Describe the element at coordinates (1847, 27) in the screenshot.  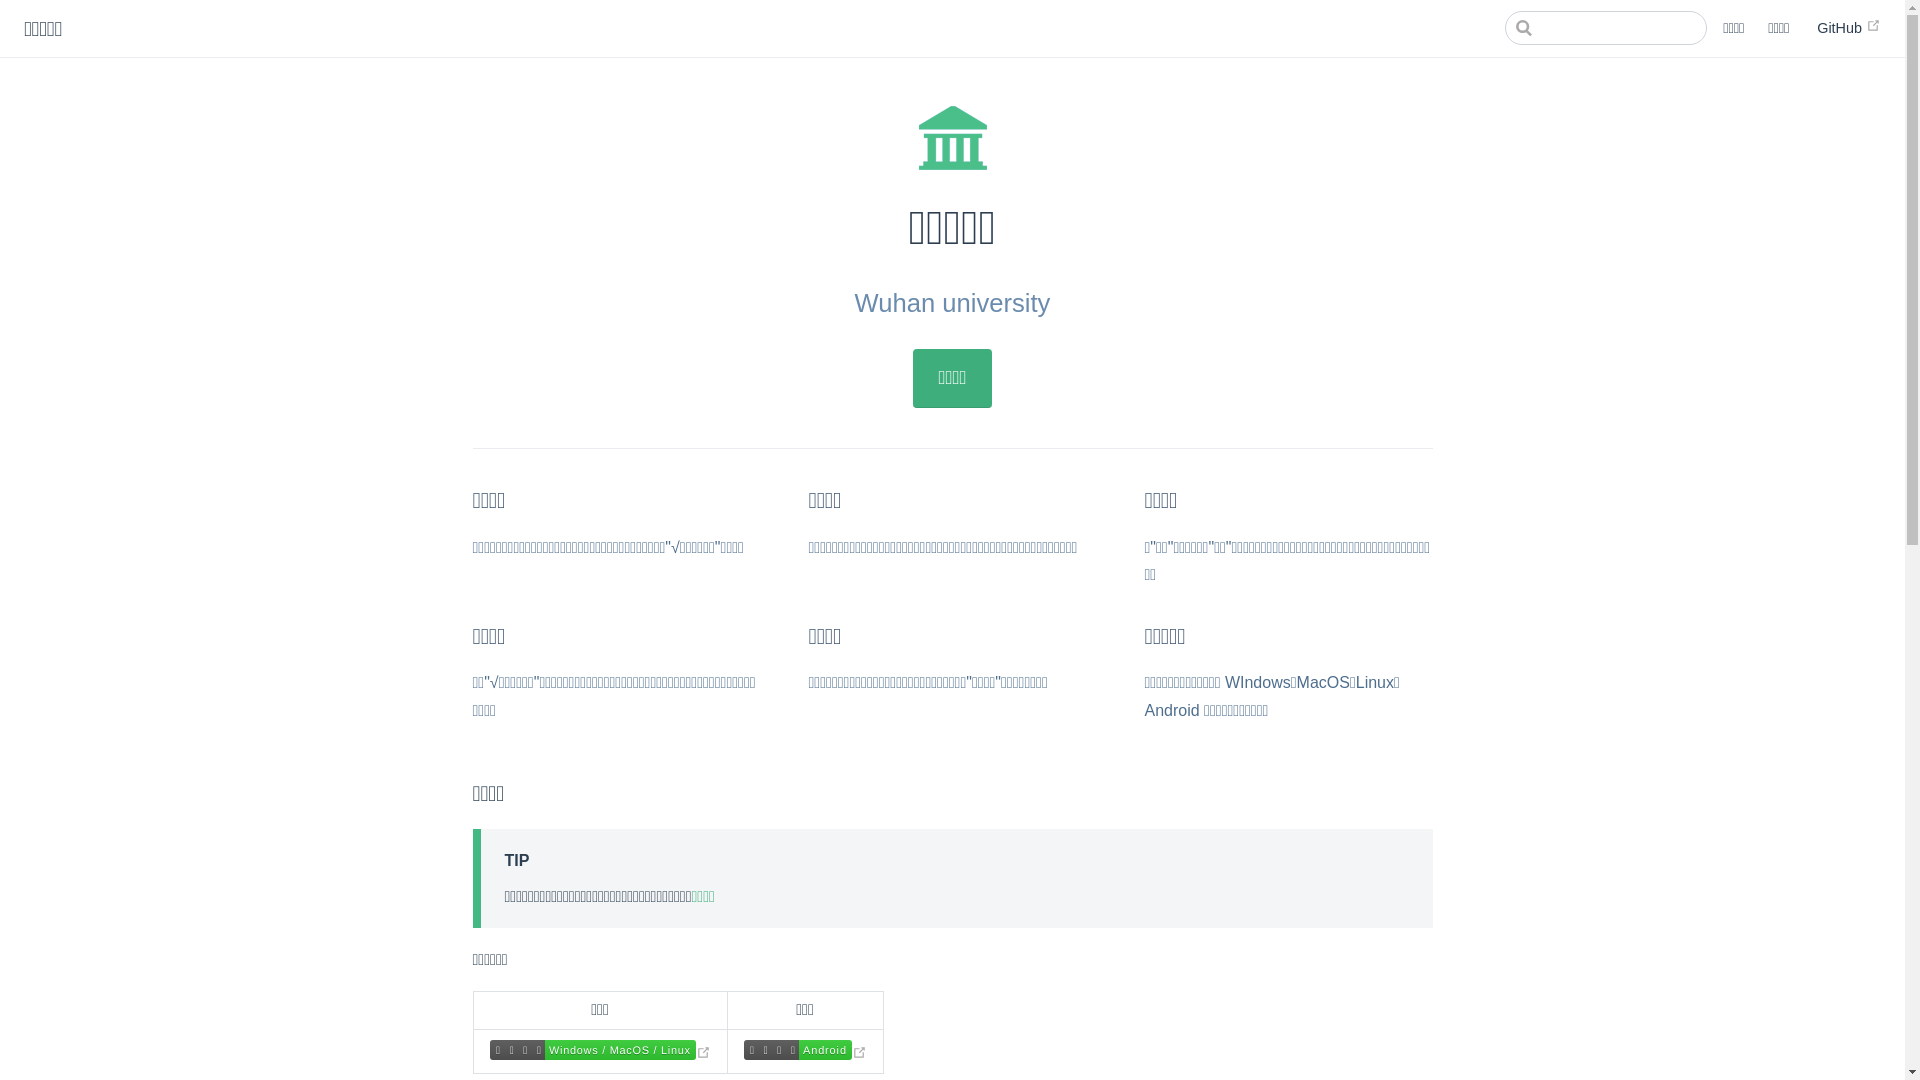
I see `'GitHub'` at that location.